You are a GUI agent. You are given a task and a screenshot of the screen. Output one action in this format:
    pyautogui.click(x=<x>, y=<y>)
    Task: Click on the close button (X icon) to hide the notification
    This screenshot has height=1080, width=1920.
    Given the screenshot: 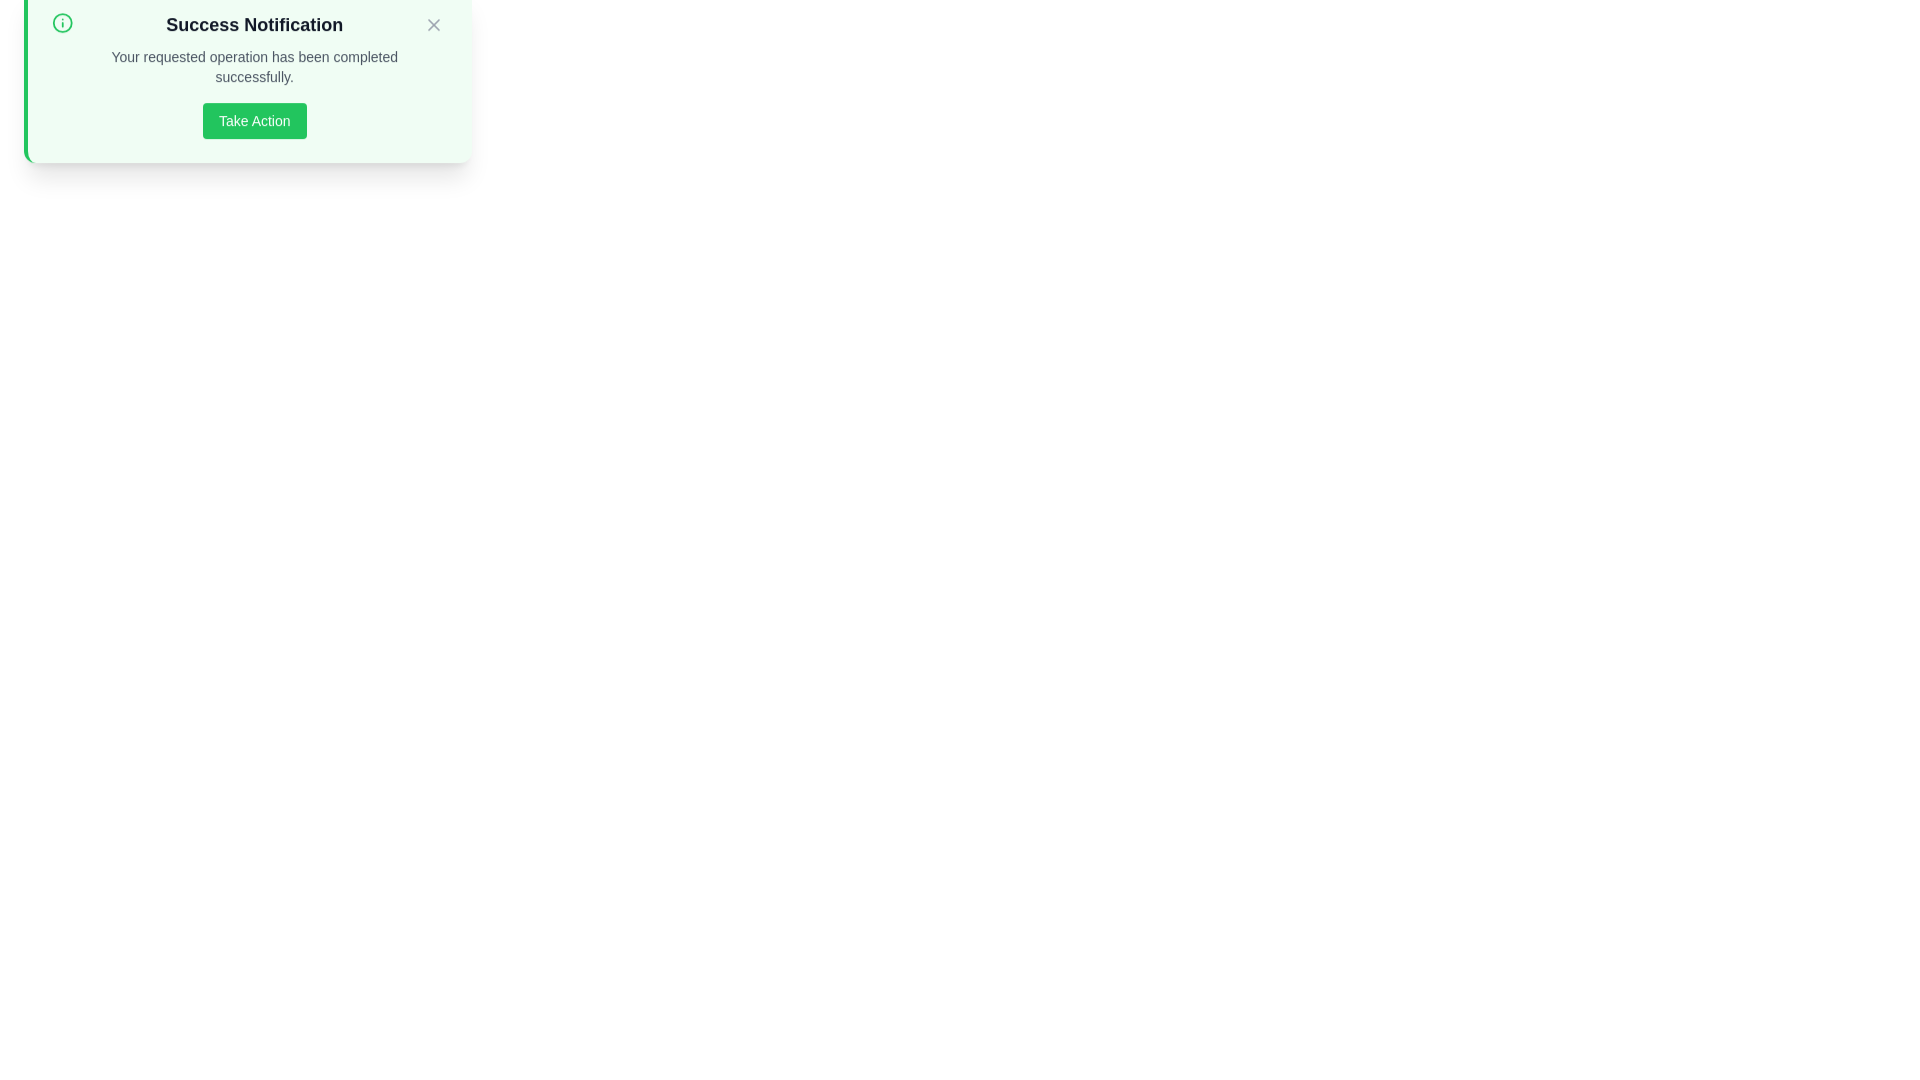 What is the action you would take?
    pyautogui.click(x=432, y=45)
    